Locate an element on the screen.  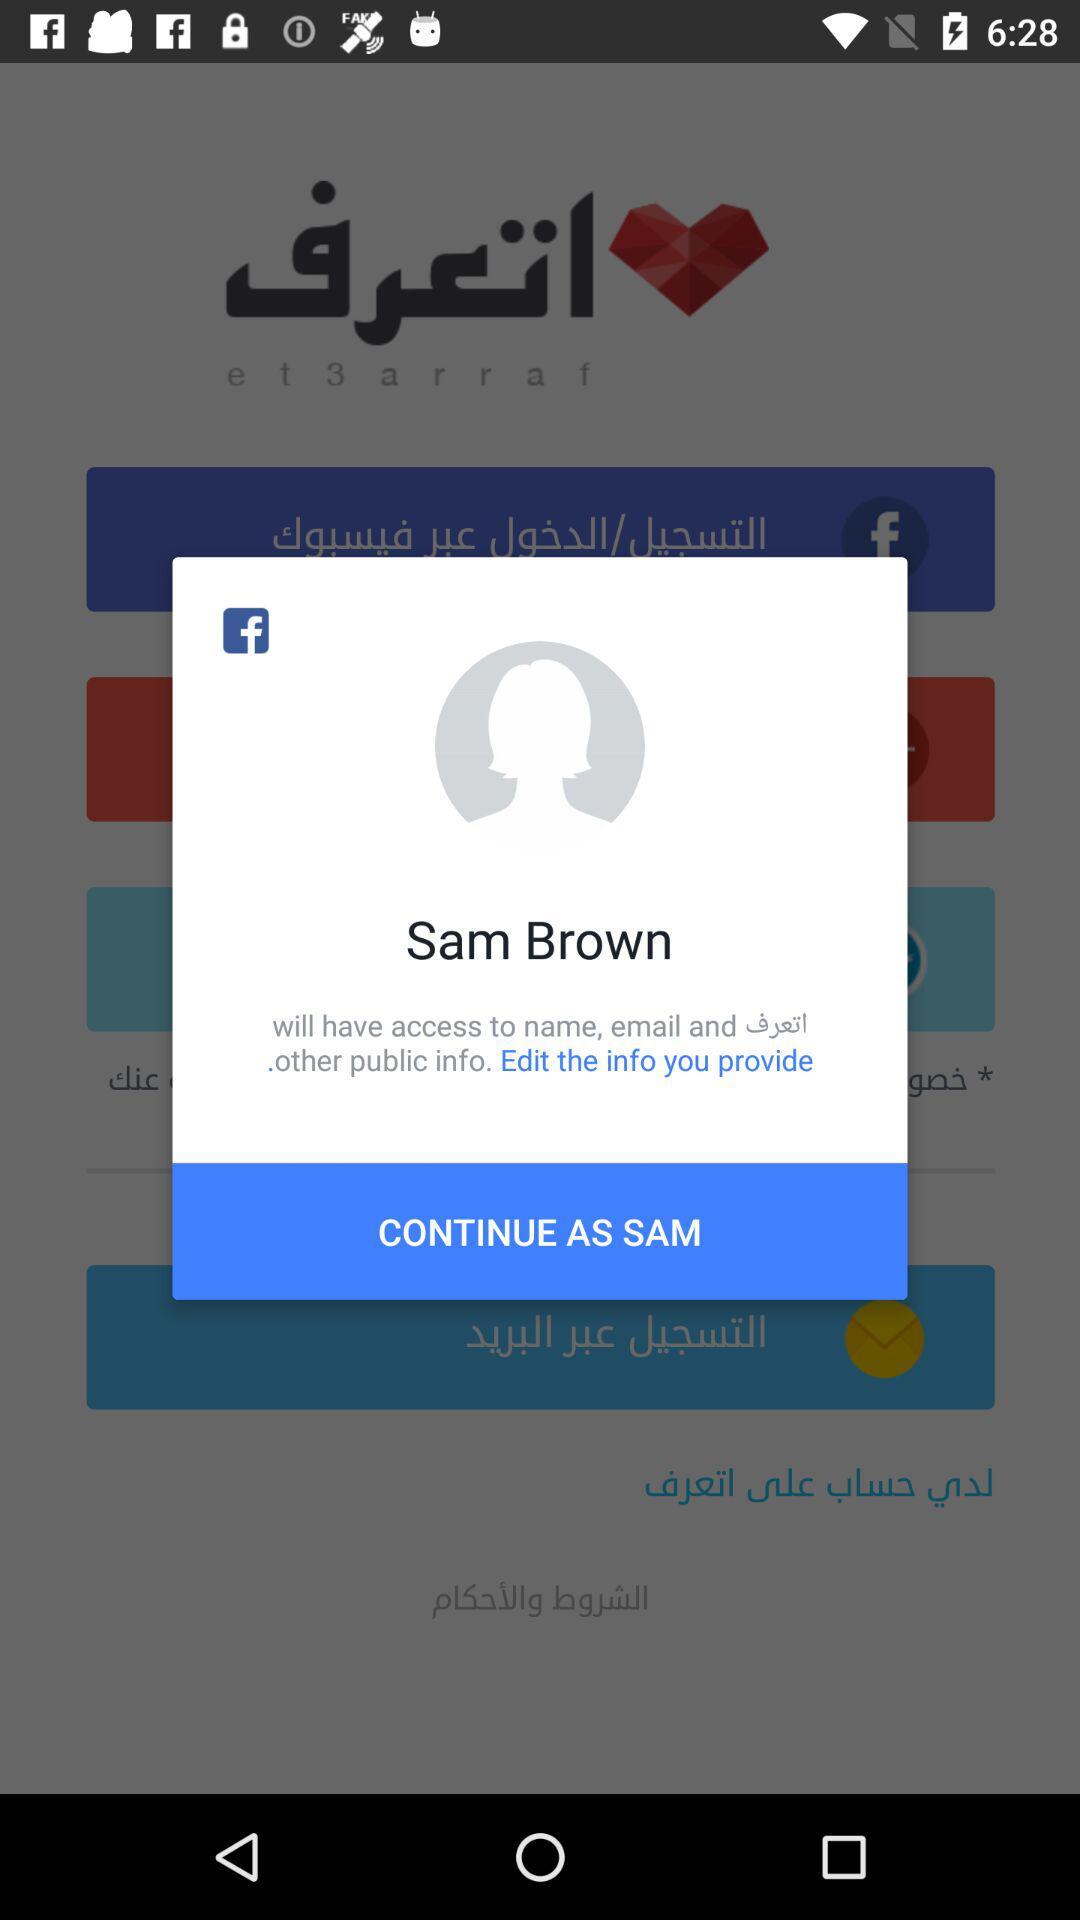
the continue as sam item is located at coordinates (540, 1230).